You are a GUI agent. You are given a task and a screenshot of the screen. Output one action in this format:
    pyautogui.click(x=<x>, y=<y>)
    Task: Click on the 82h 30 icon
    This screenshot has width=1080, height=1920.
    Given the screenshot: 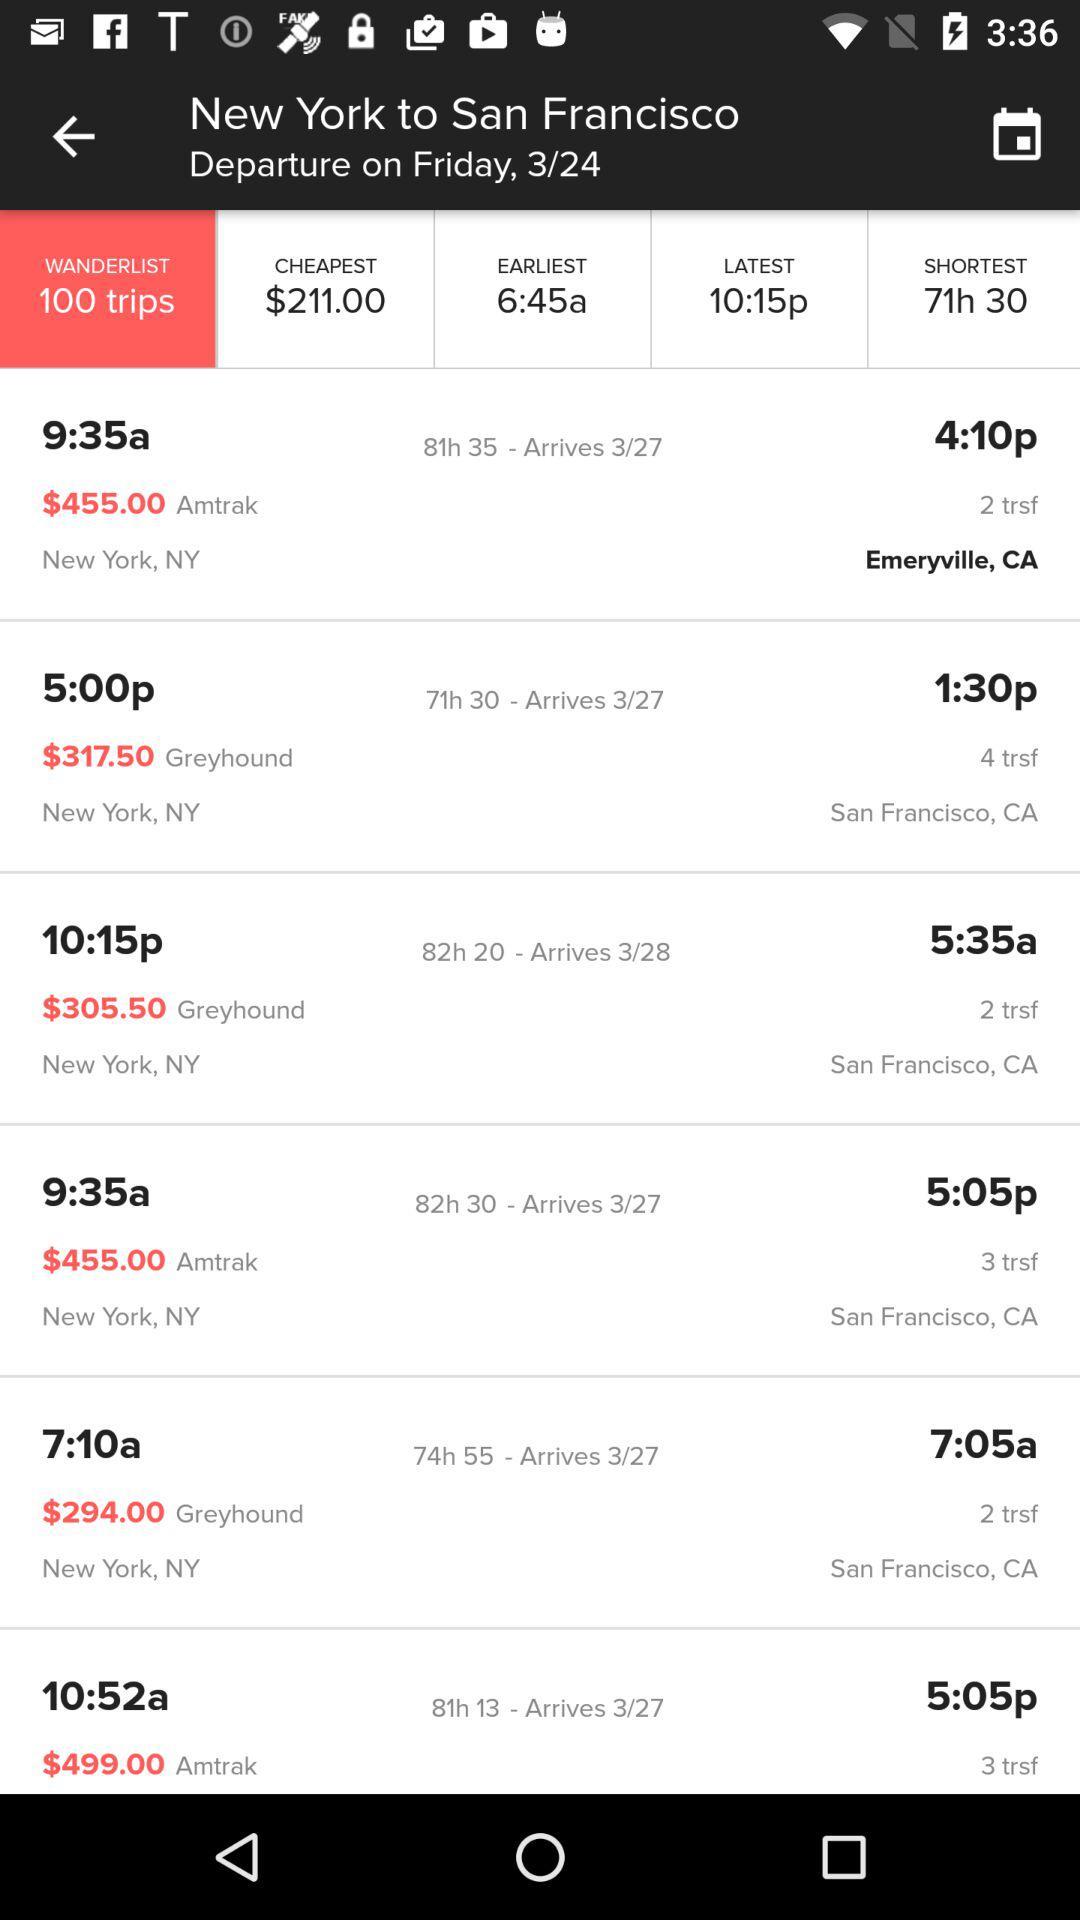 What is the action you would take?
    pyautogui.click(x=455, y=1203)
    